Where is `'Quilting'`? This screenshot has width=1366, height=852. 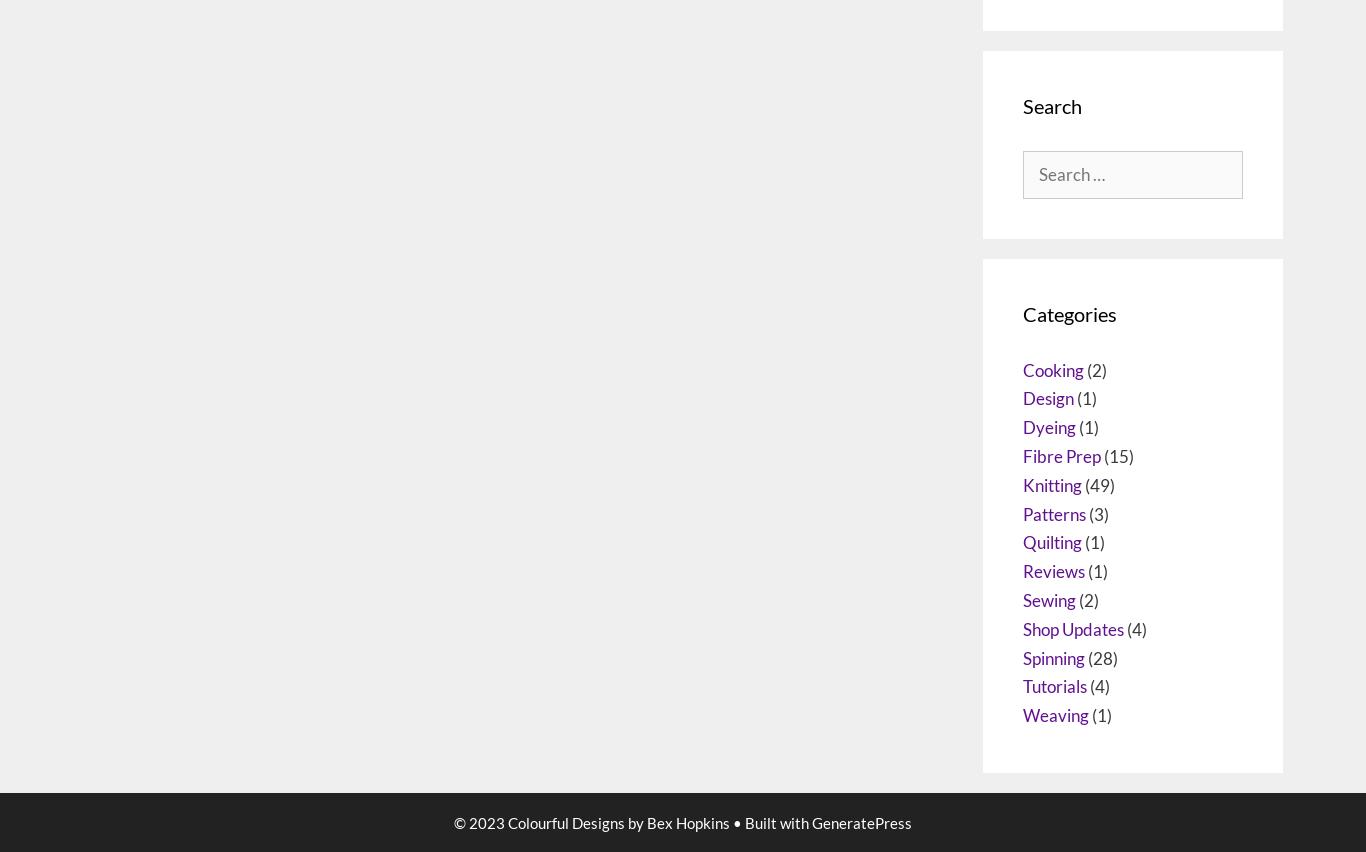 'Quilting' is located at coordinates (1022, 692).